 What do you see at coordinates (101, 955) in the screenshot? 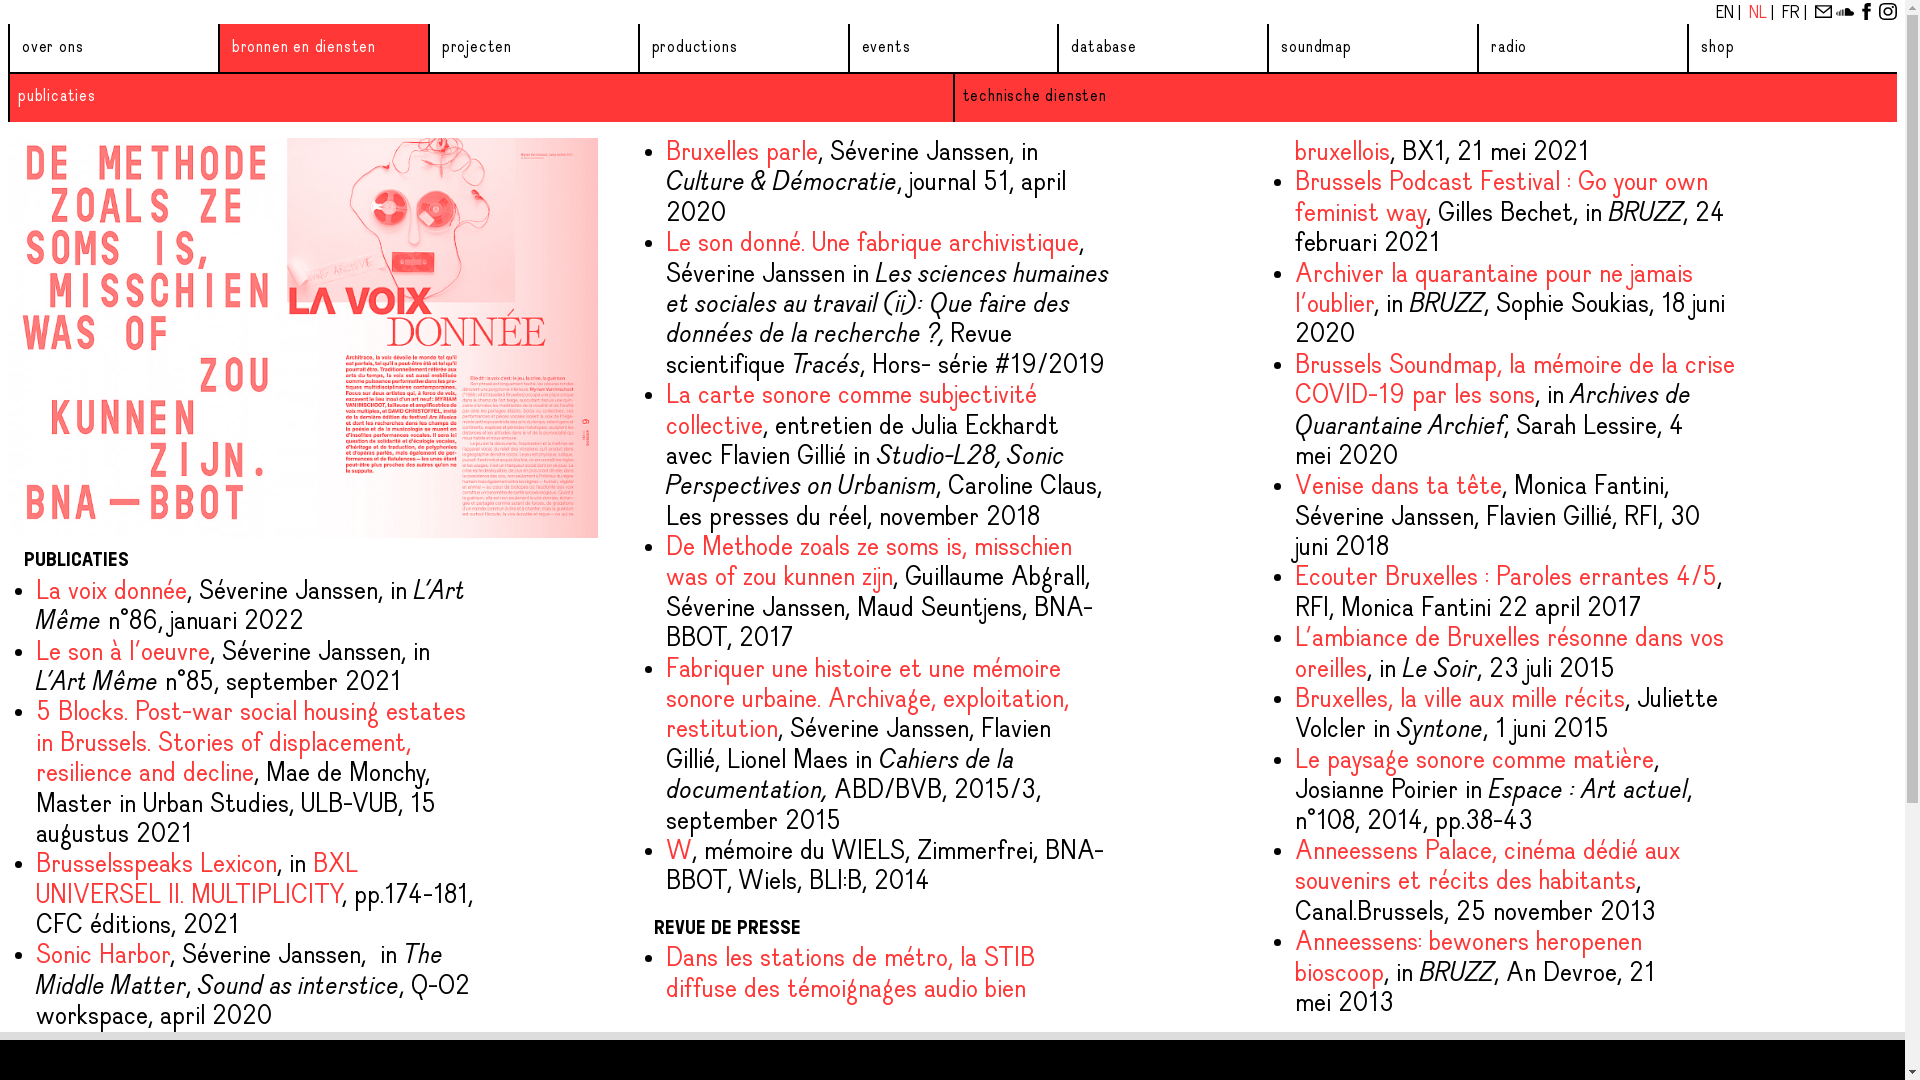
I see `'Sonic Harbor'` at bounding box center [101, 955].